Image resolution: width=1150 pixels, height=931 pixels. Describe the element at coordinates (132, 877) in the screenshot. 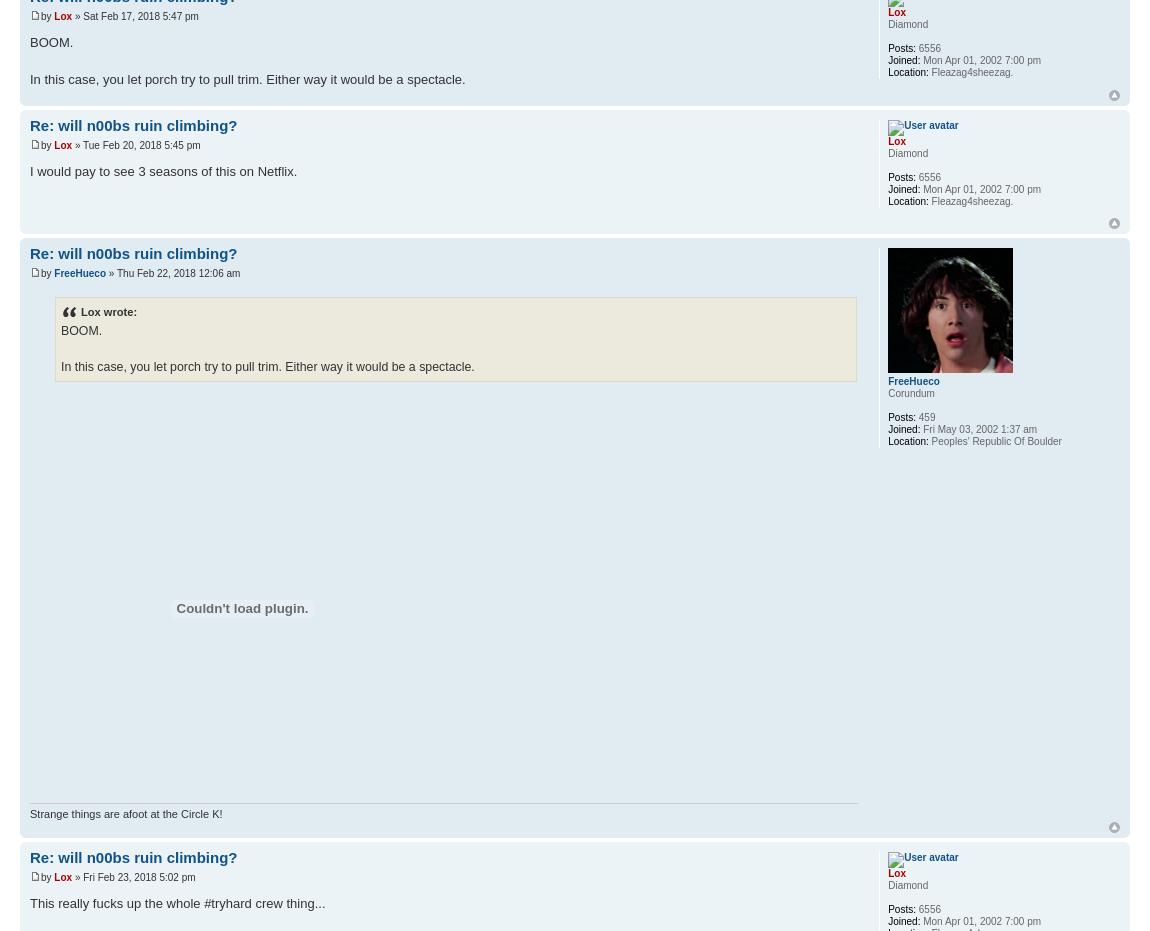

I see `'» Fri Feb 23, 2018 5:02 pm'` at that location.